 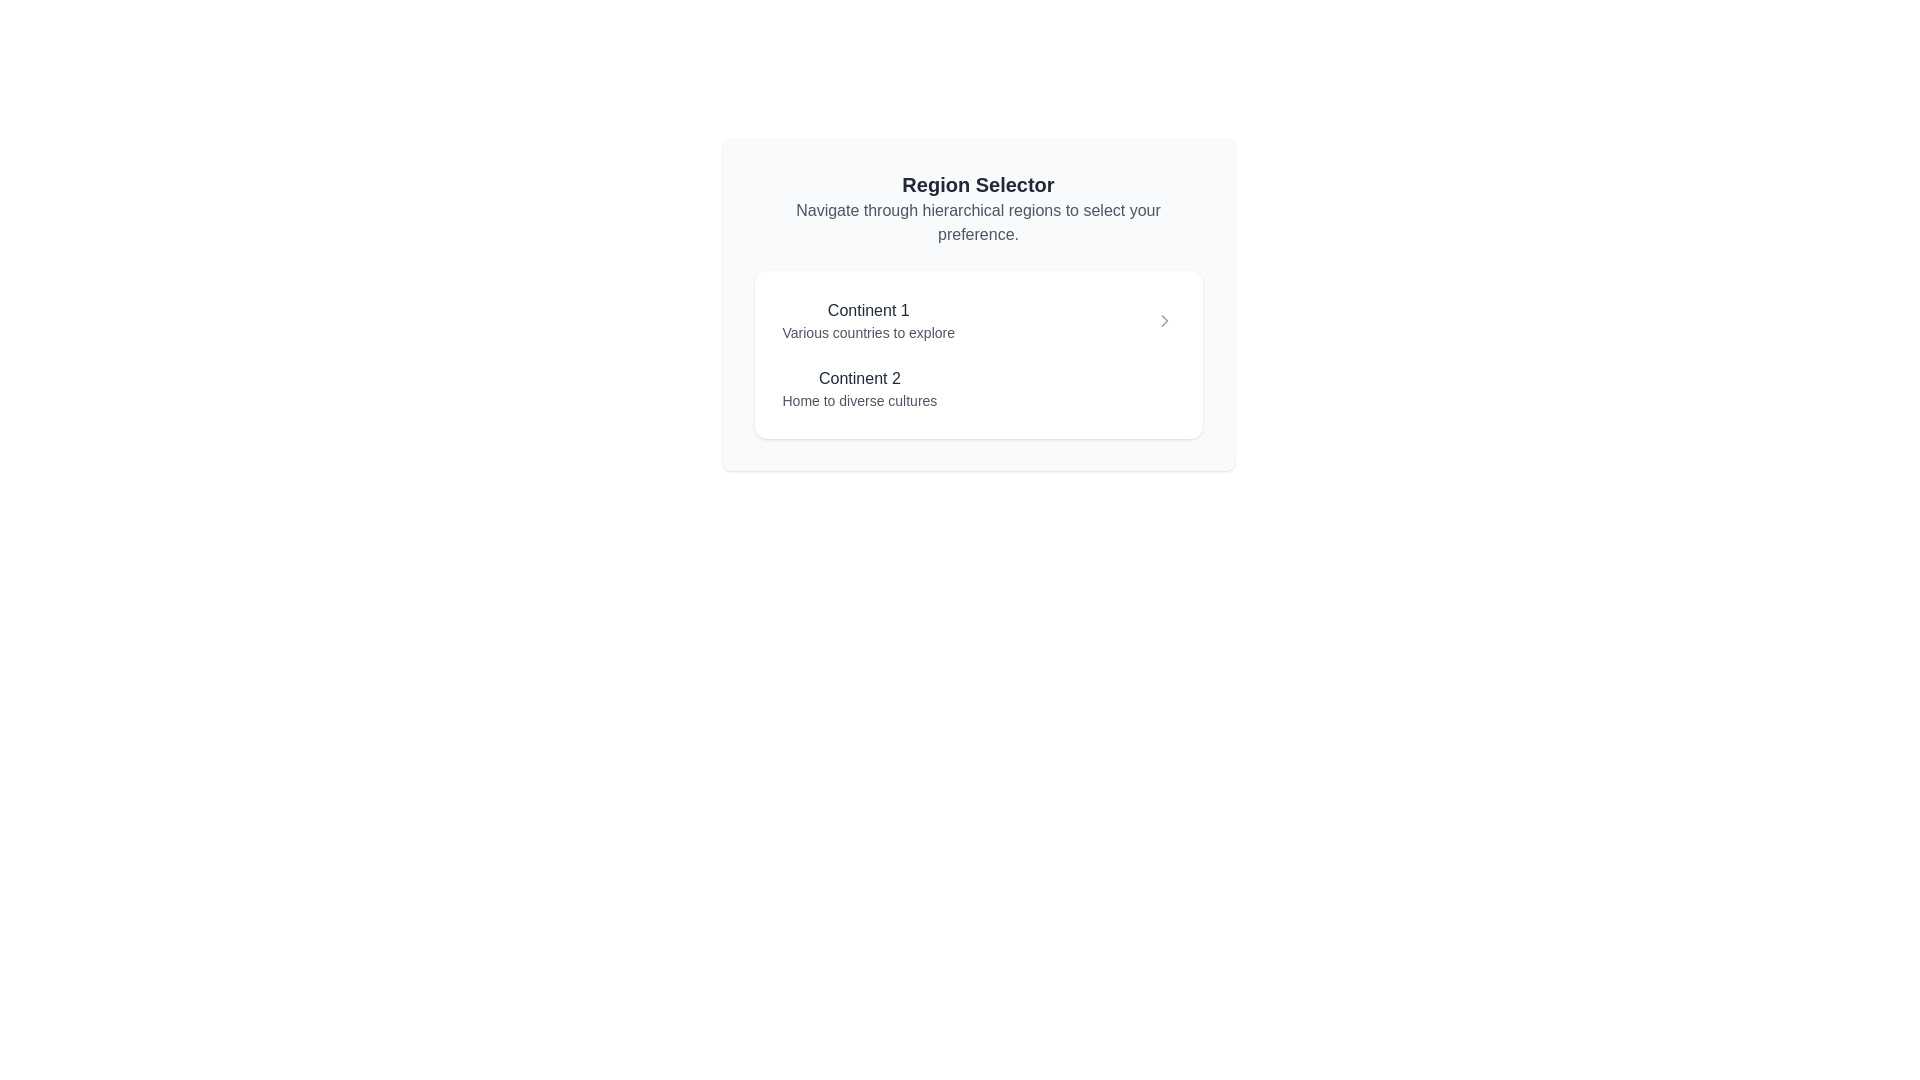 I want to click on the rightward-facing Chevron icon, so click(x=1164, y=319).